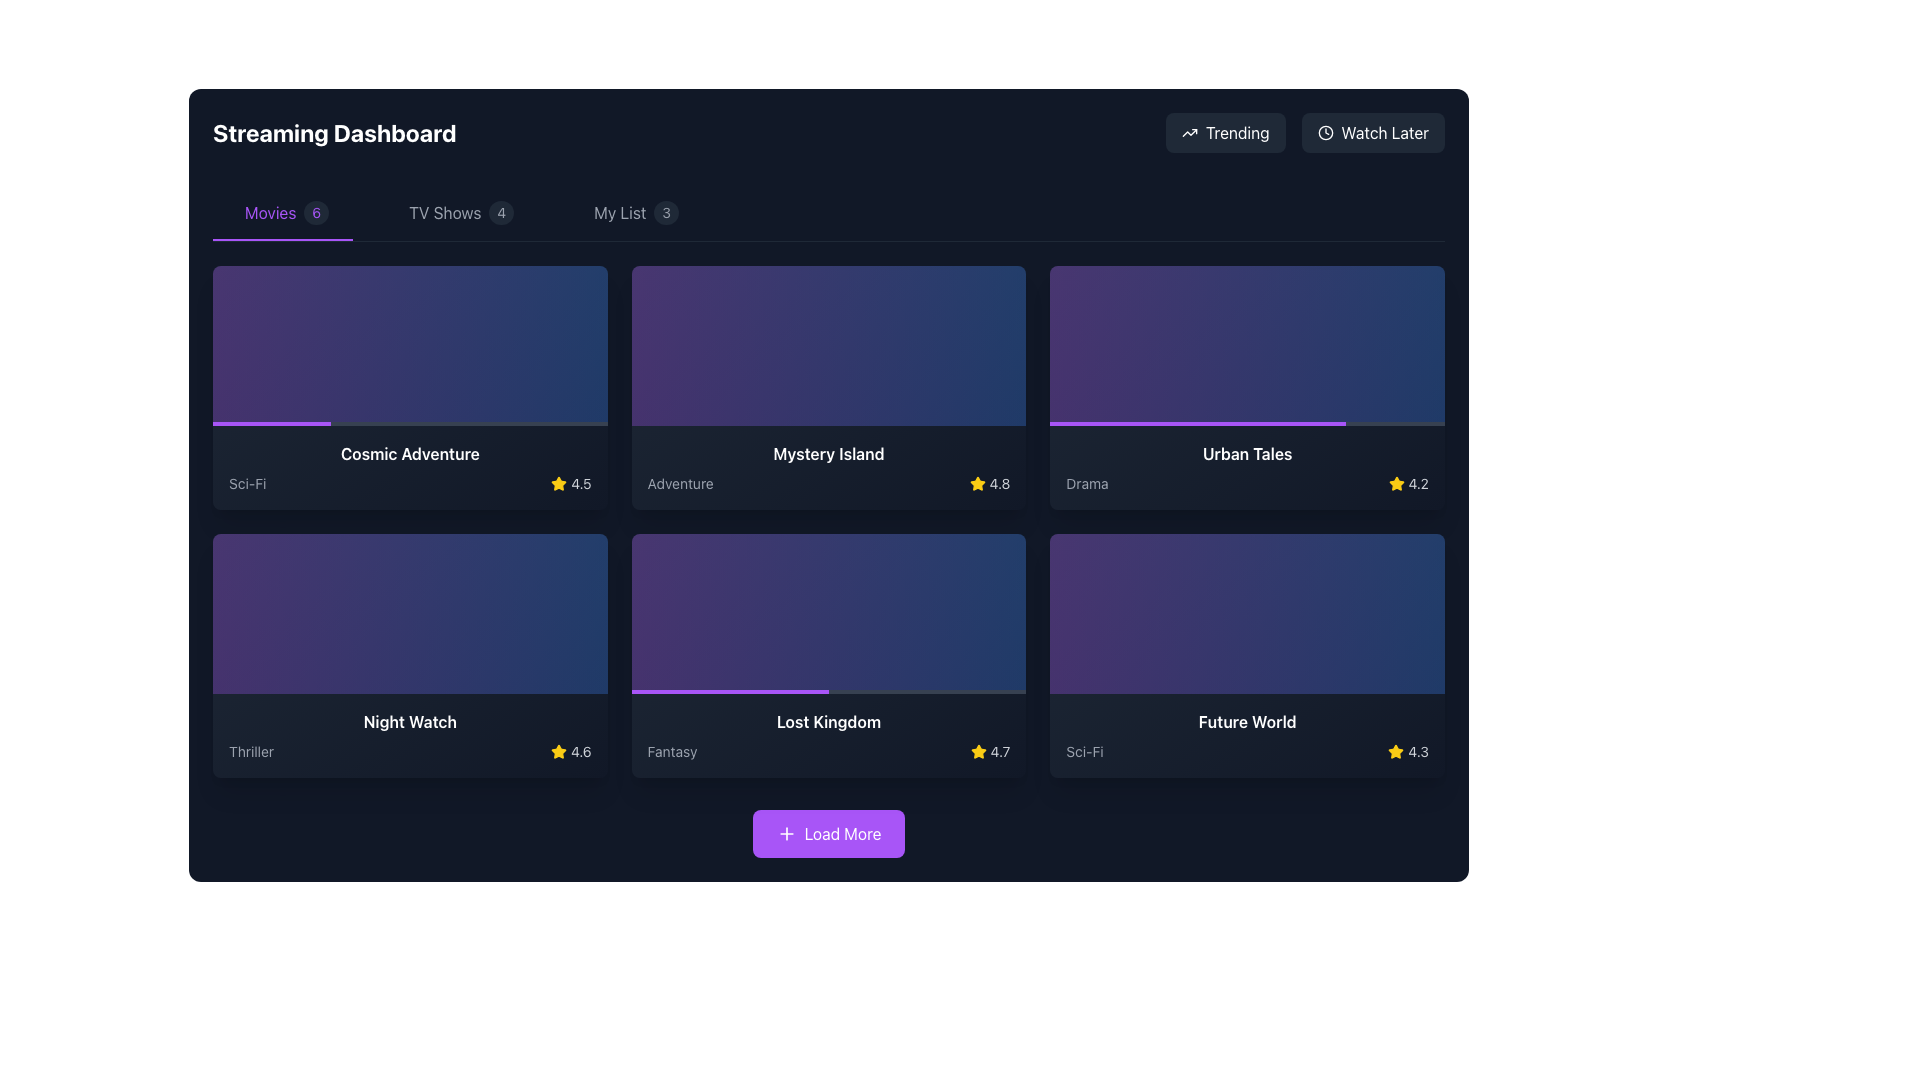  What do you see at coordinates (1086, 483) in the screenshot?
I see `text label displaying 'Drama' located at the bottom of the 'Urban Tales' tile in the grid of content cards` at bounding box center [1086, 483].